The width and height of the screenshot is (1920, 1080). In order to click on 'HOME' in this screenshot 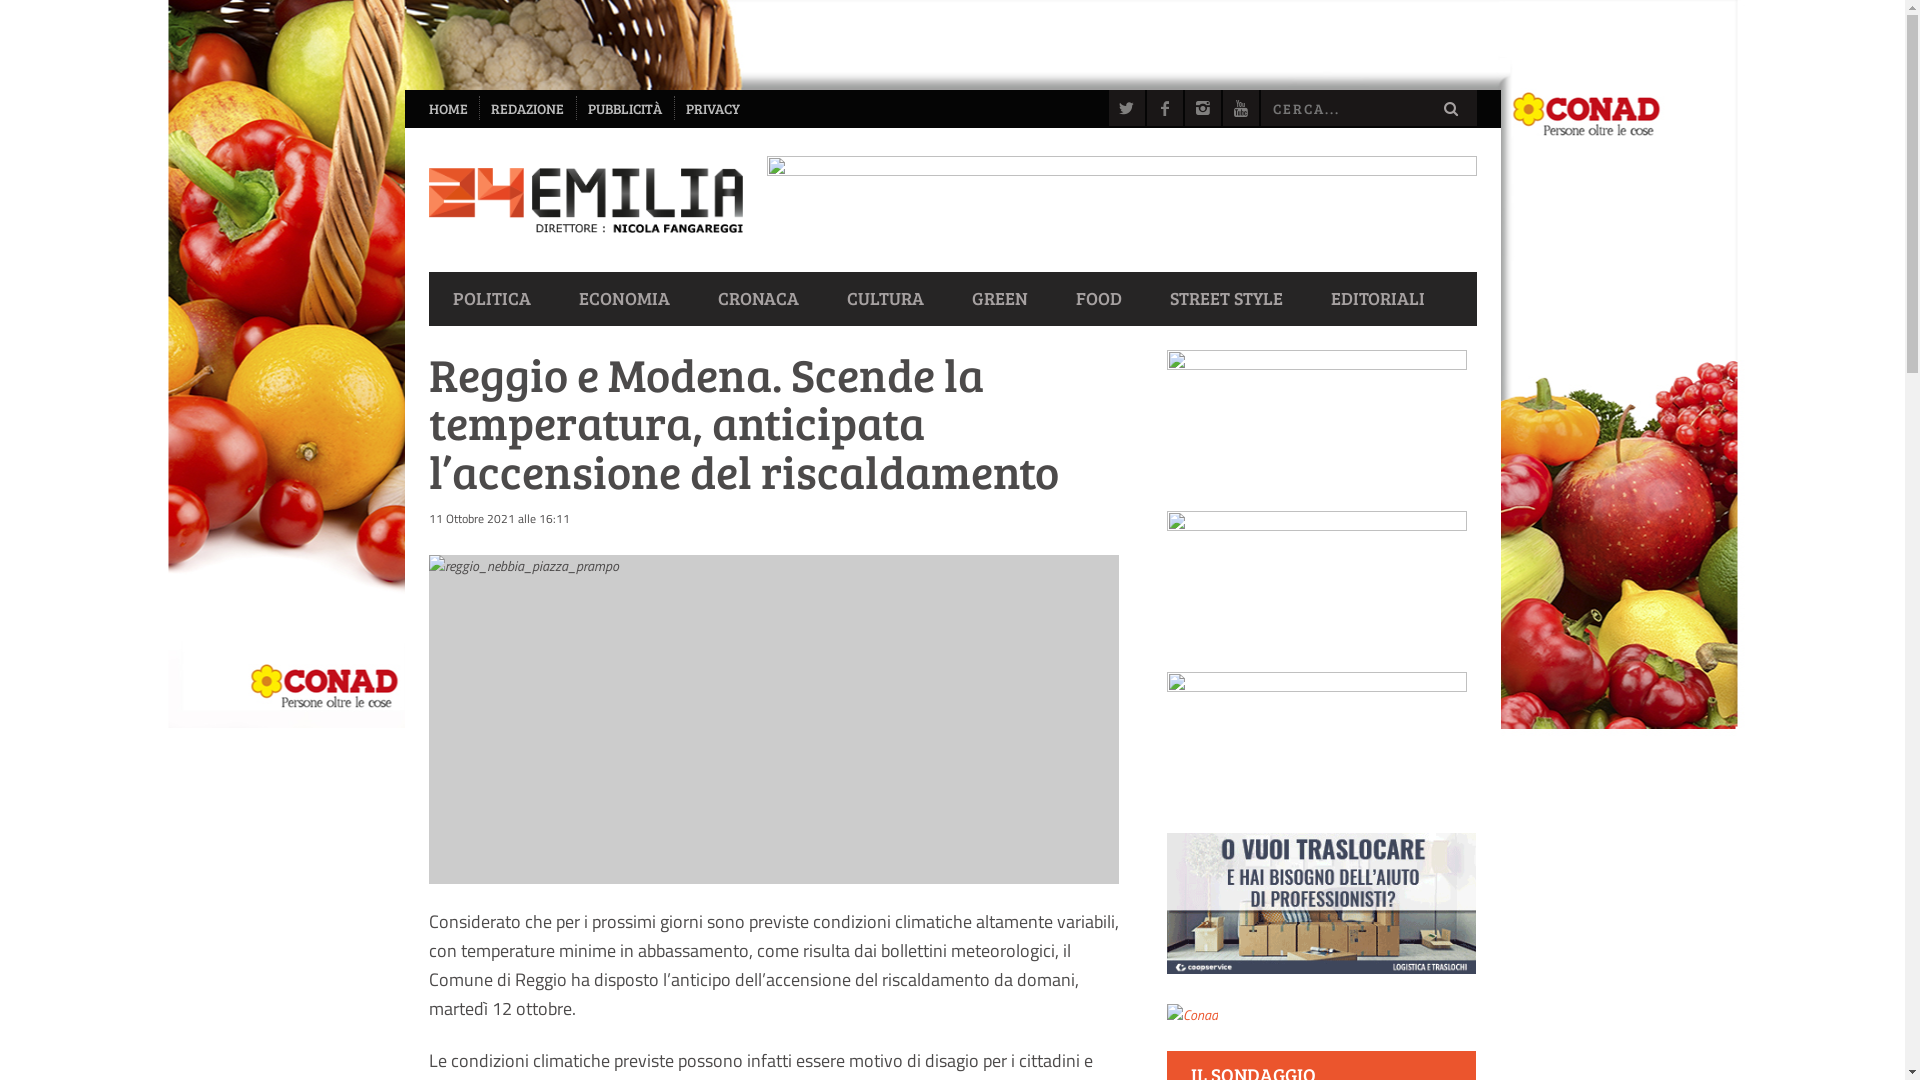, I will do `click(447, 108)`.